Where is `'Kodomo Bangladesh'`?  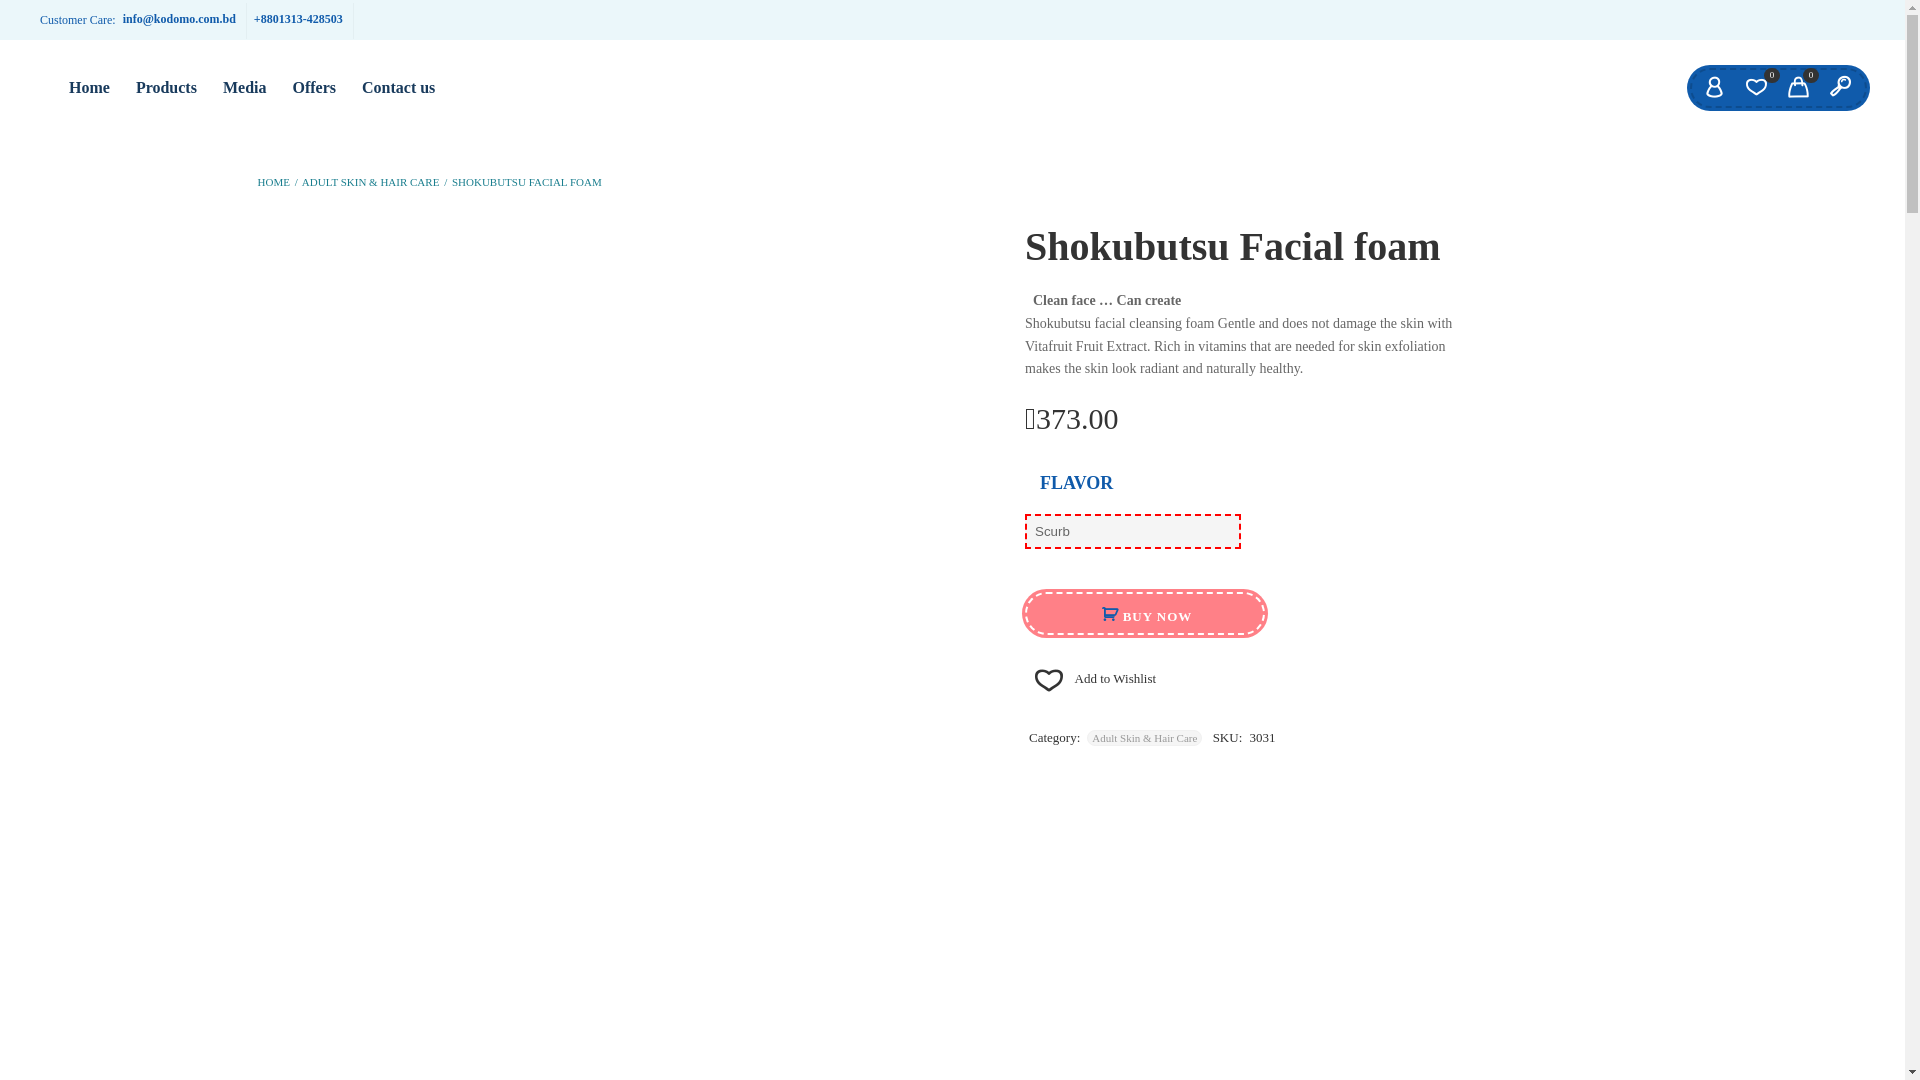
'Kodomo Bangladesh' is located at coordinates (40, 72).